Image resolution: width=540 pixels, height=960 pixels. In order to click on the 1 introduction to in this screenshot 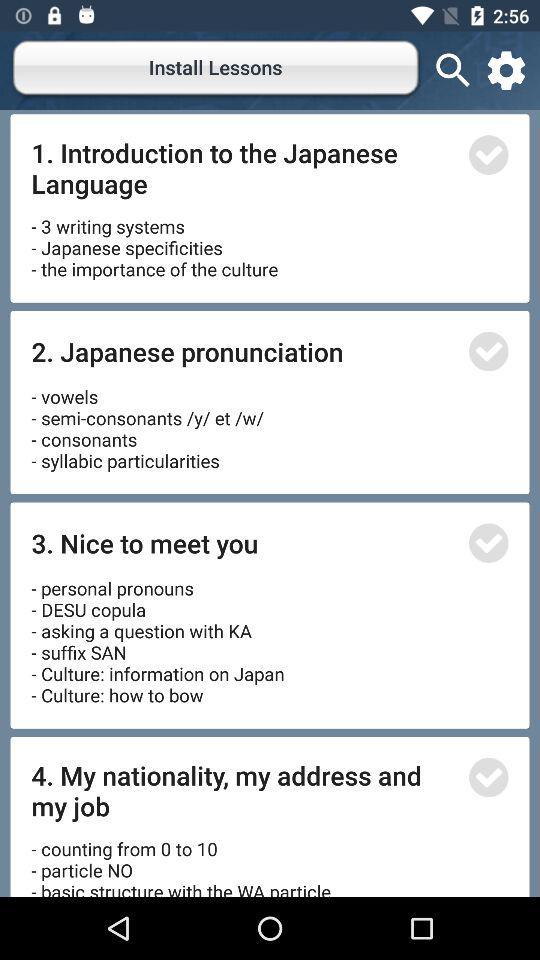, I will do `click(243, 167)`.